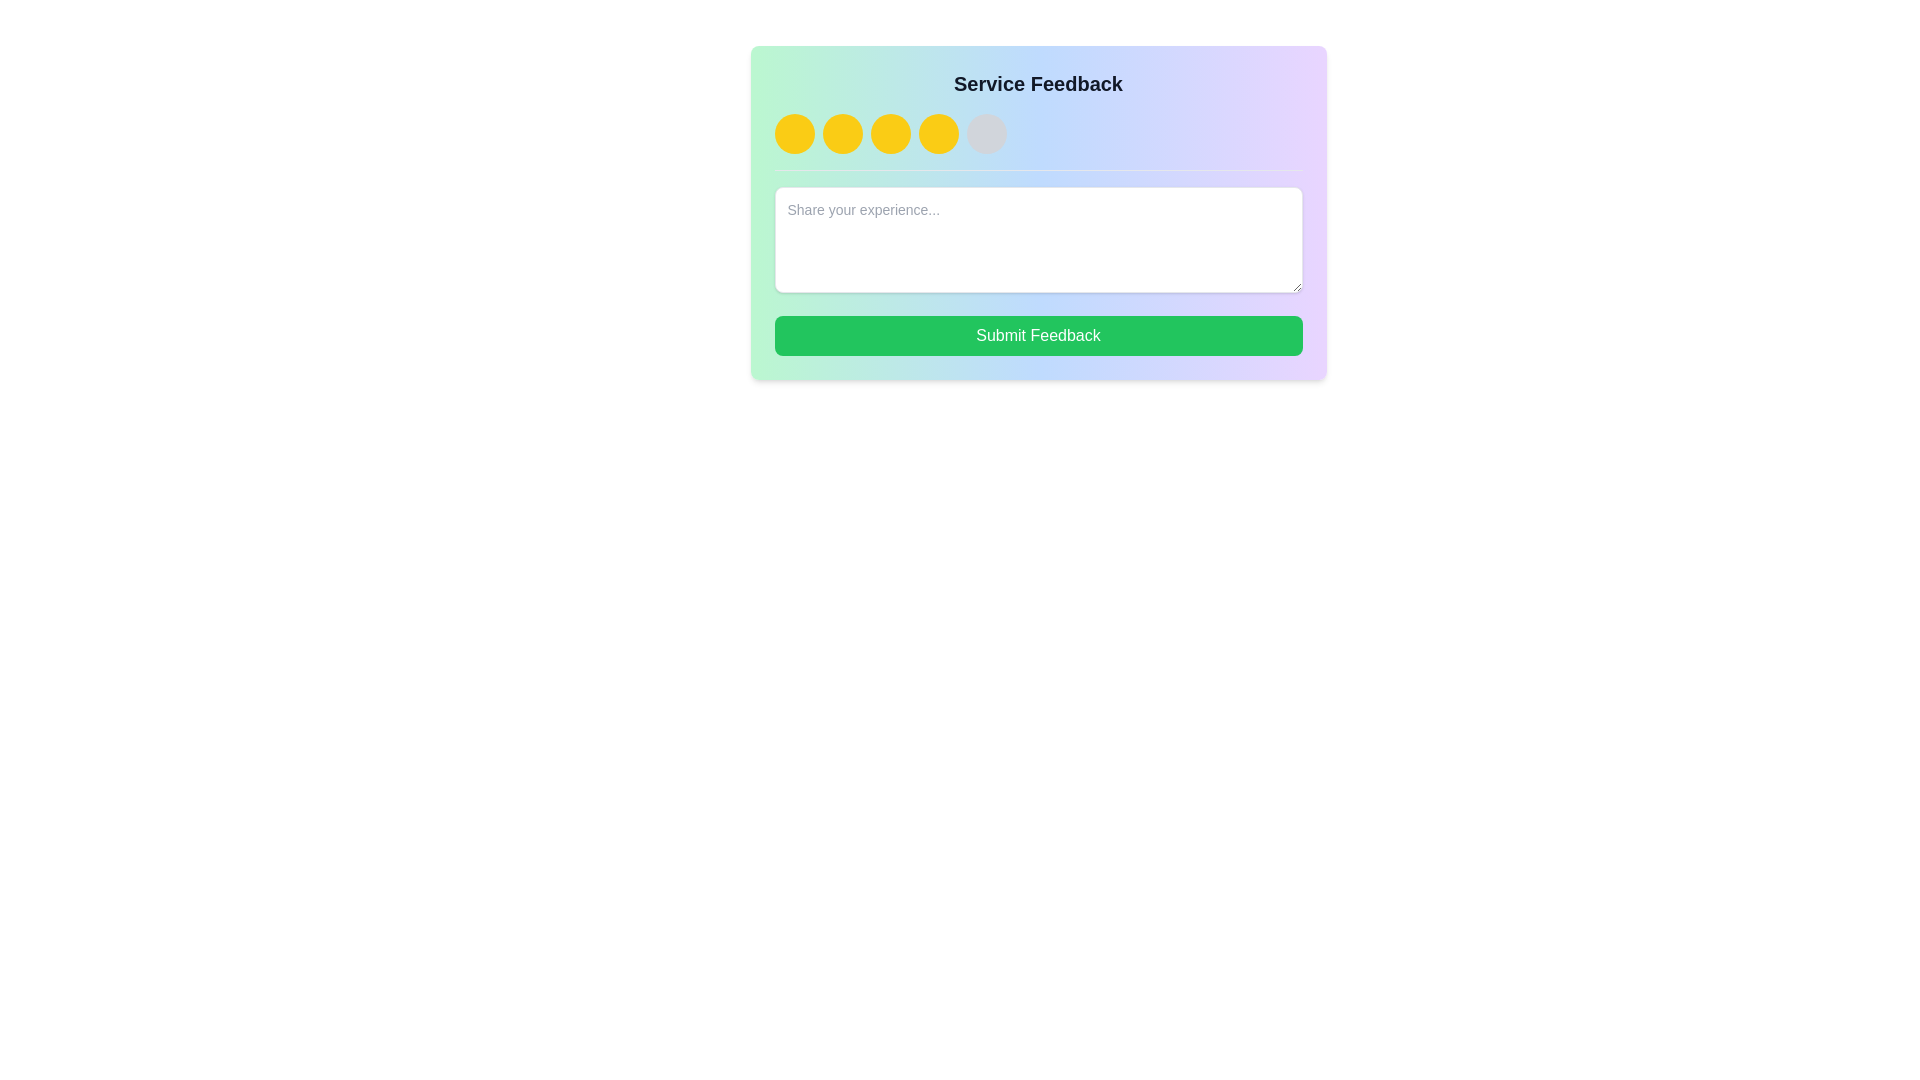 This screenshot has width=1920, height=1080. I want to click on the interactive circular button with a bright yellow background, so click(842, 134).